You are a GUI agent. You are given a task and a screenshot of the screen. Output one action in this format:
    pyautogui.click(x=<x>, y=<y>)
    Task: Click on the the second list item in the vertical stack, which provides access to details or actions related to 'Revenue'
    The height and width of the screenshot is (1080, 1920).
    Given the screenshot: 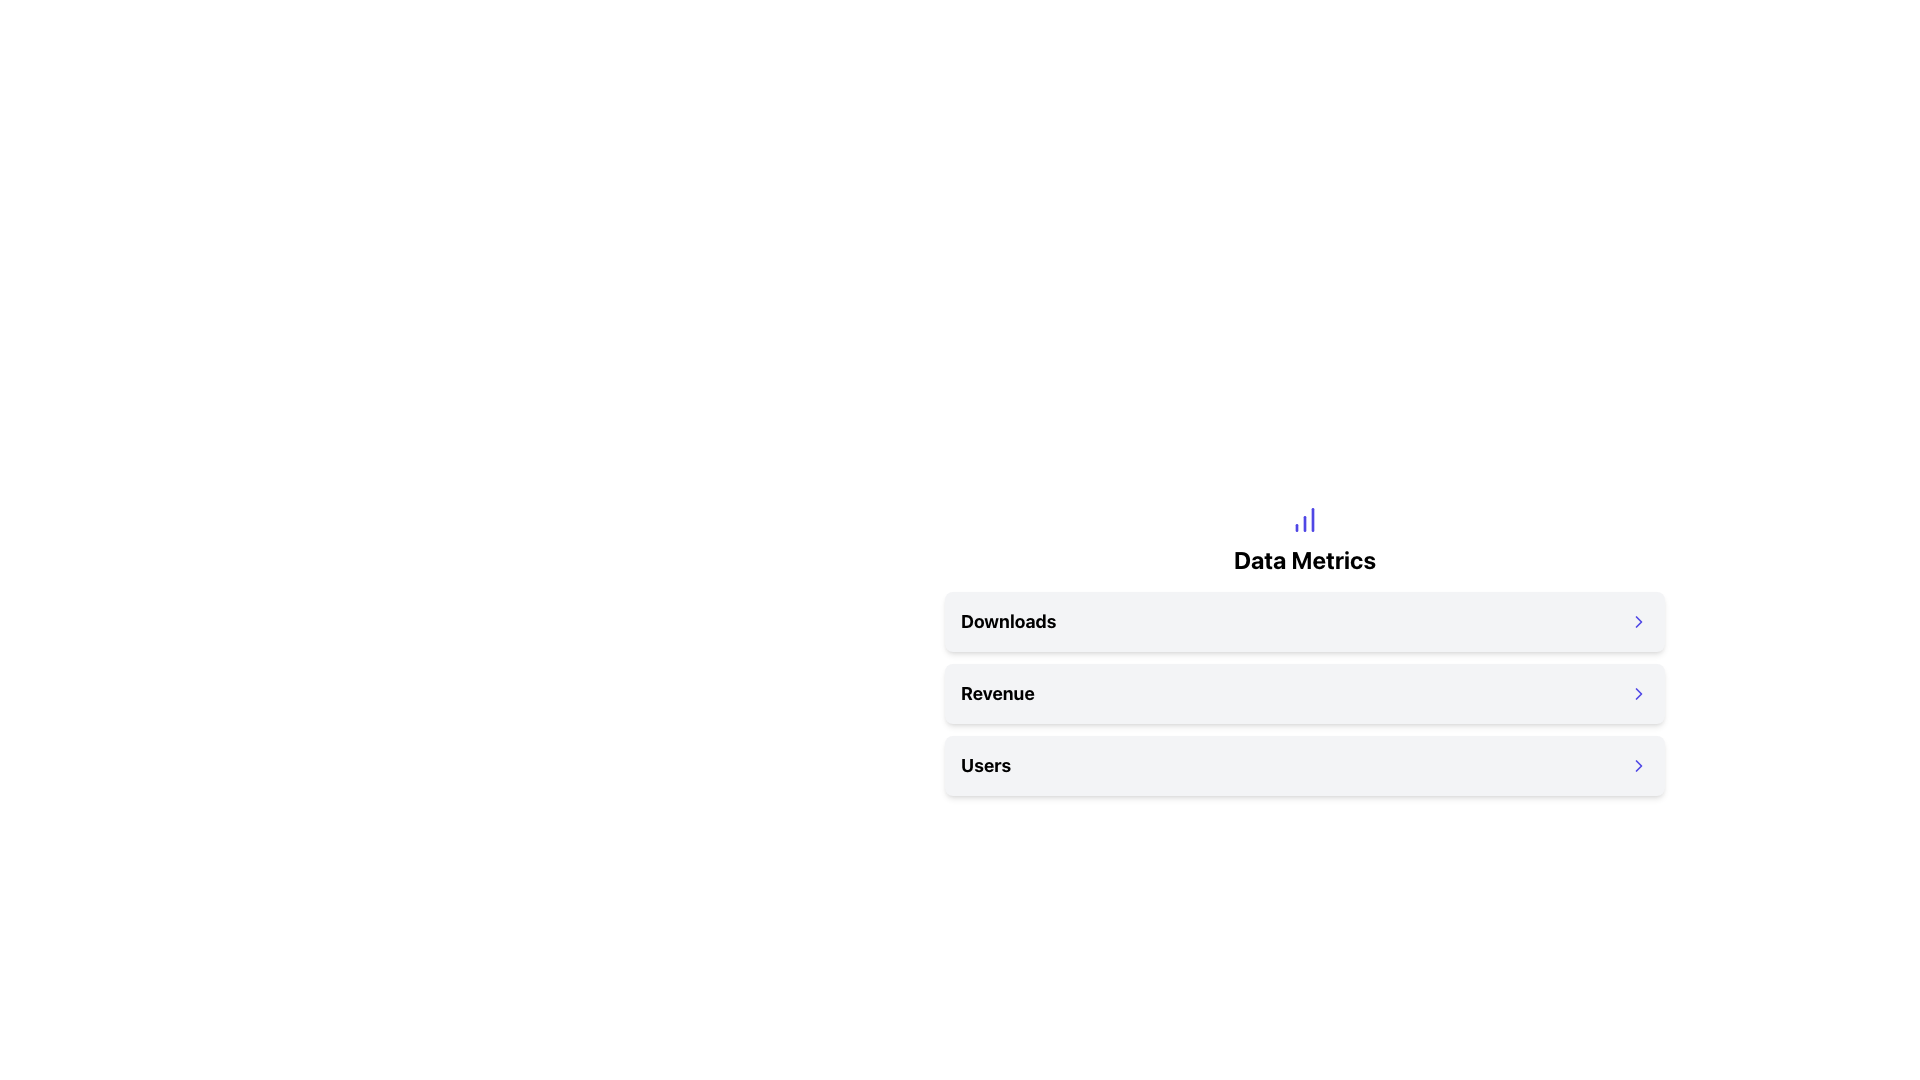 What is the action you would take?
    pyautogui.click(x=1305, y=693)
    